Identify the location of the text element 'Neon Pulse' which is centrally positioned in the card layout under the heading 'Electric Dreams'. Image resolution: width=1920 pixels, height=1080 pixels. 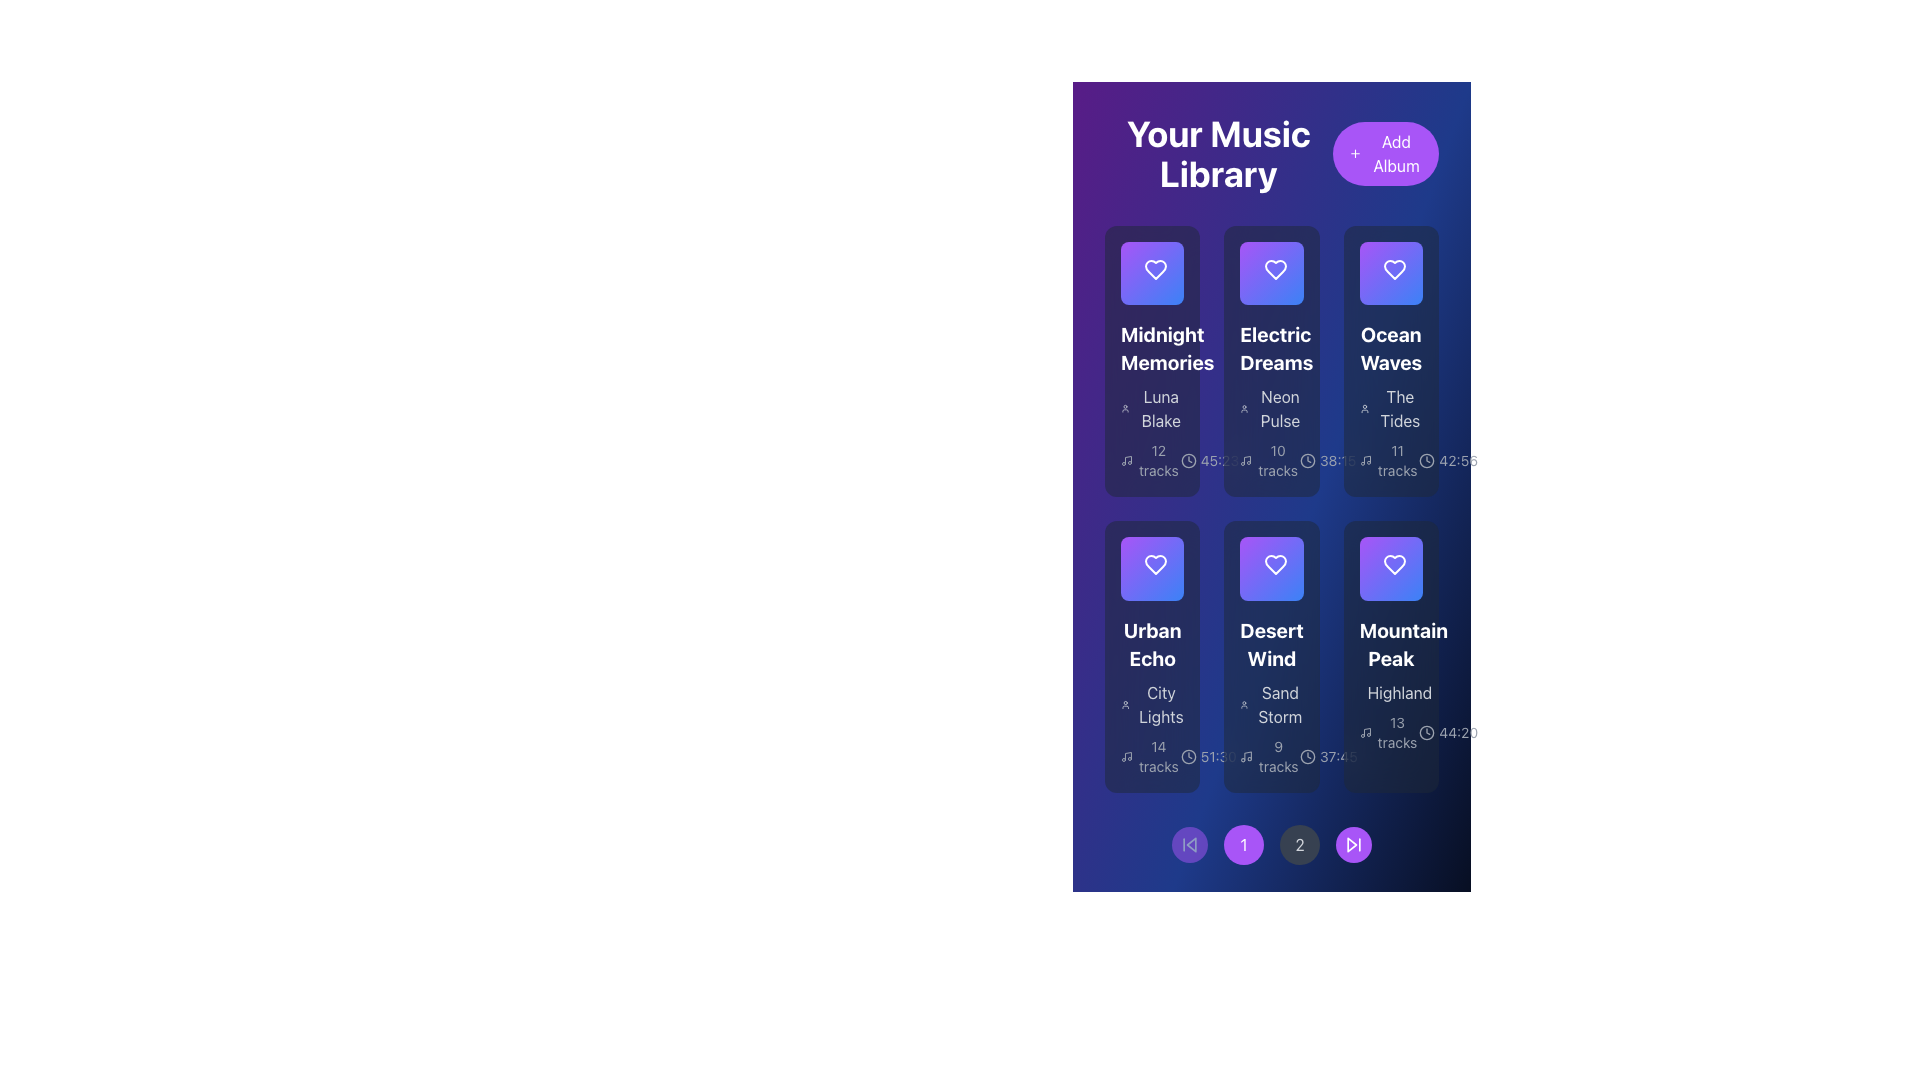
(1280, 408).